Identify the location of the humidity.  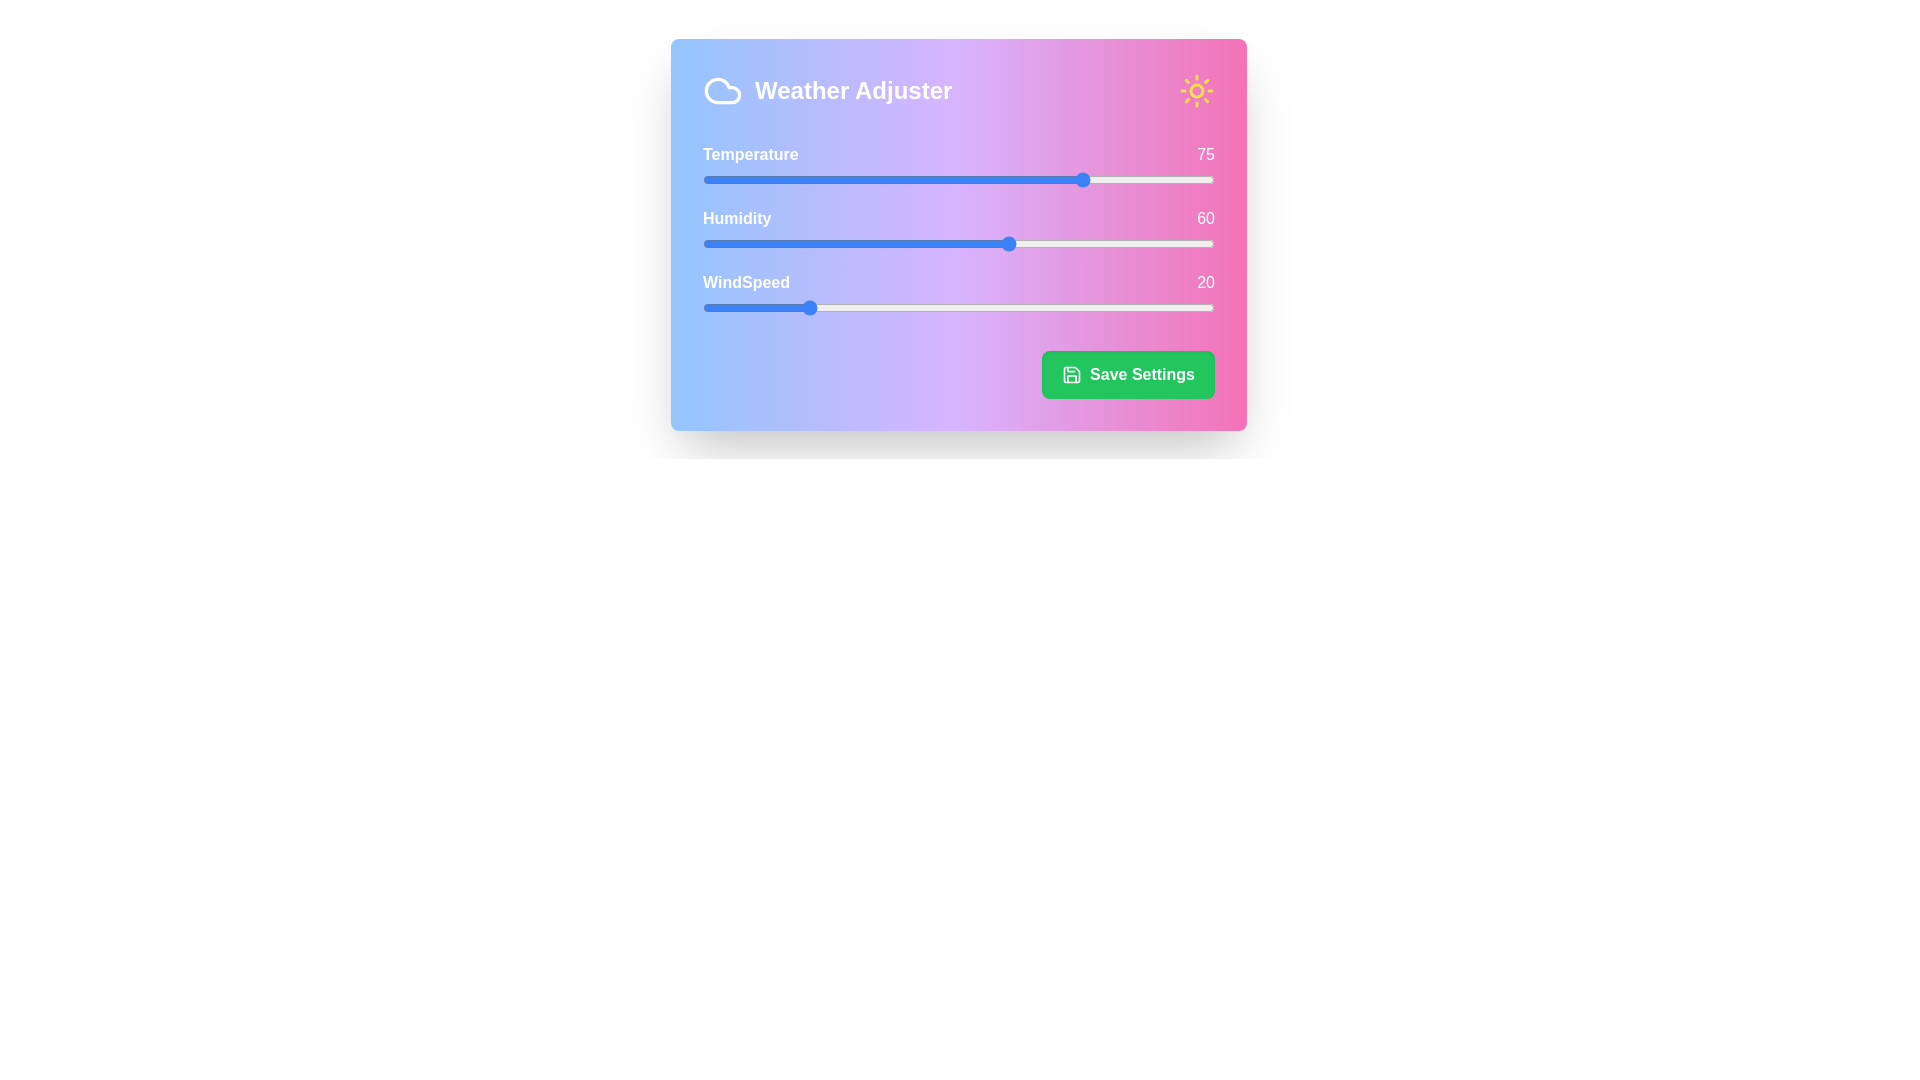
(1015, 242).